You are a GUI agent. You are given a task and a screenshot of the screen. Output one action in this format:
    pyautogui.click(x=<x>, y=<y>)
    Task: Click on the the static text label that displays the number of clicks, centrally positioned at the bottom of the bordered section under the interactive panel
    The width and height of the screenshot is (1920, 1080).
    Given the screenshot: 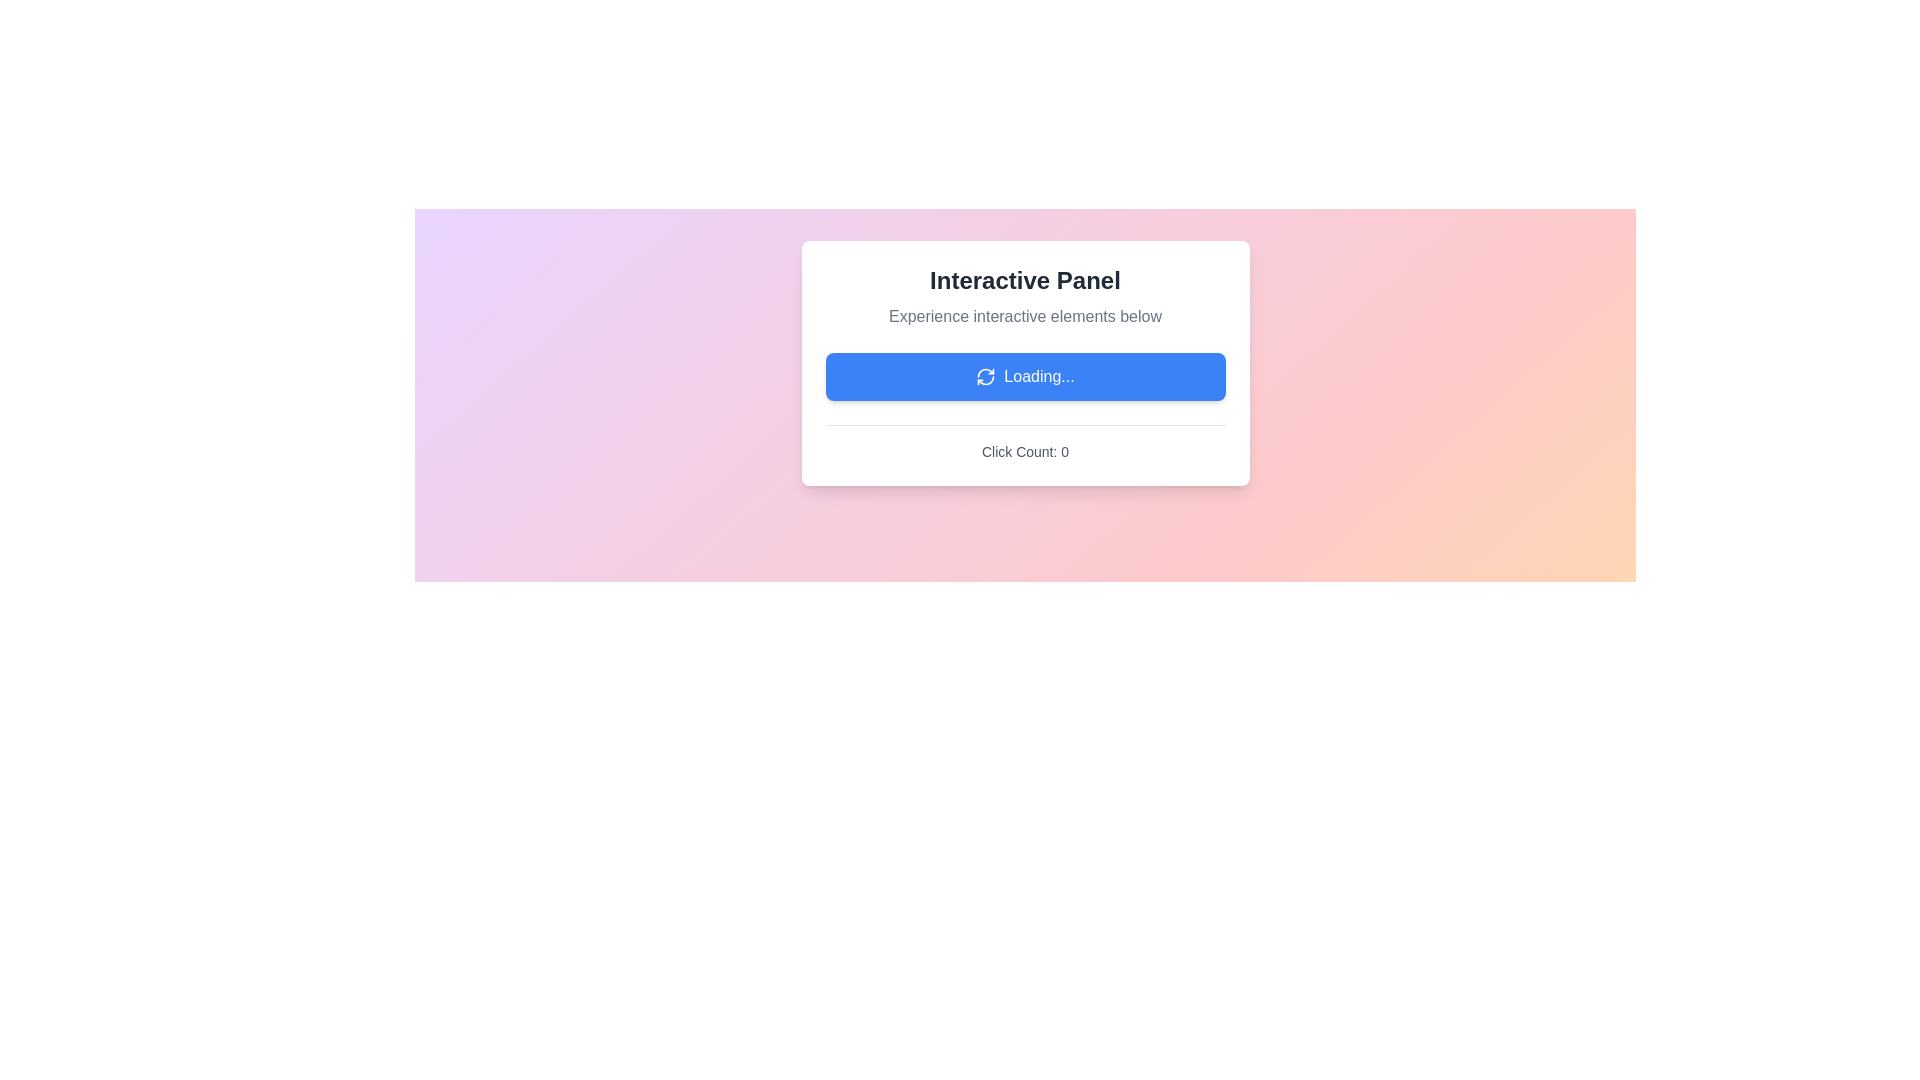 What is the action you would take?
    pyautogui.click(x=1025, y=451)
    